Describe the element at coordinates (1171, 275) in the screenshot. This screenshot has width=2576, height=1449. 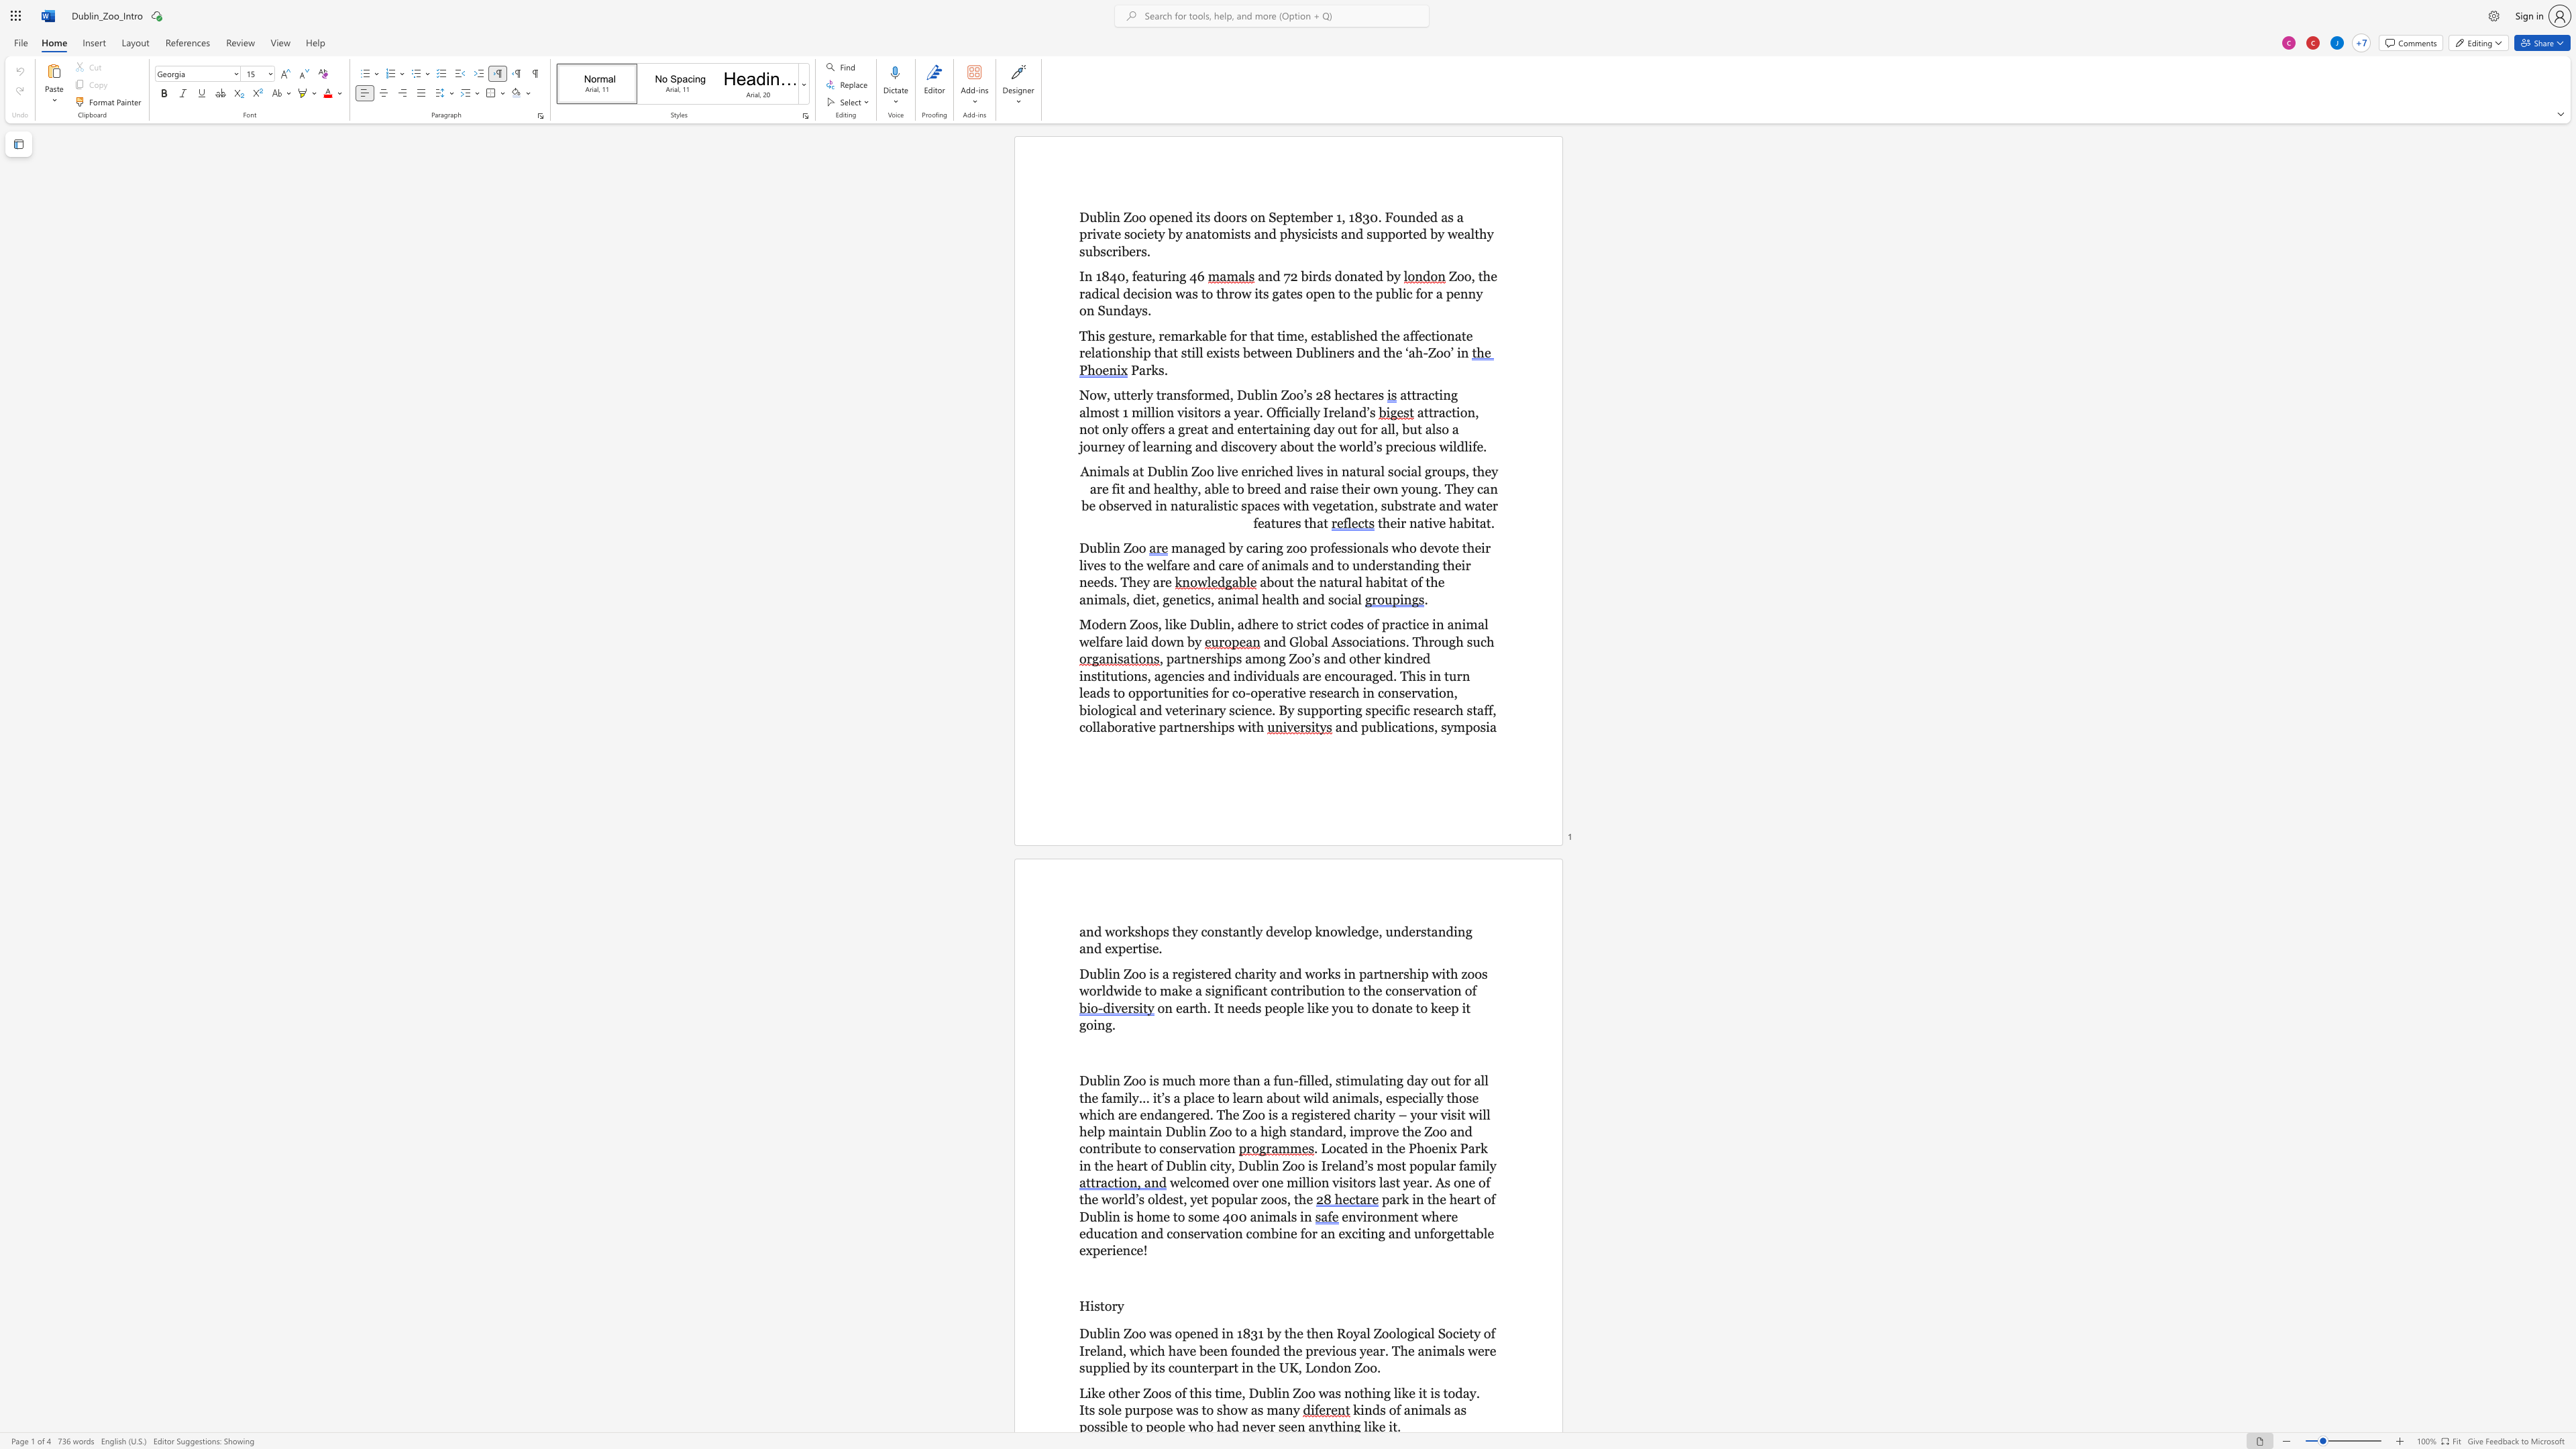
I see `the space between the continuous character "i" and "n" in the text` at that location.